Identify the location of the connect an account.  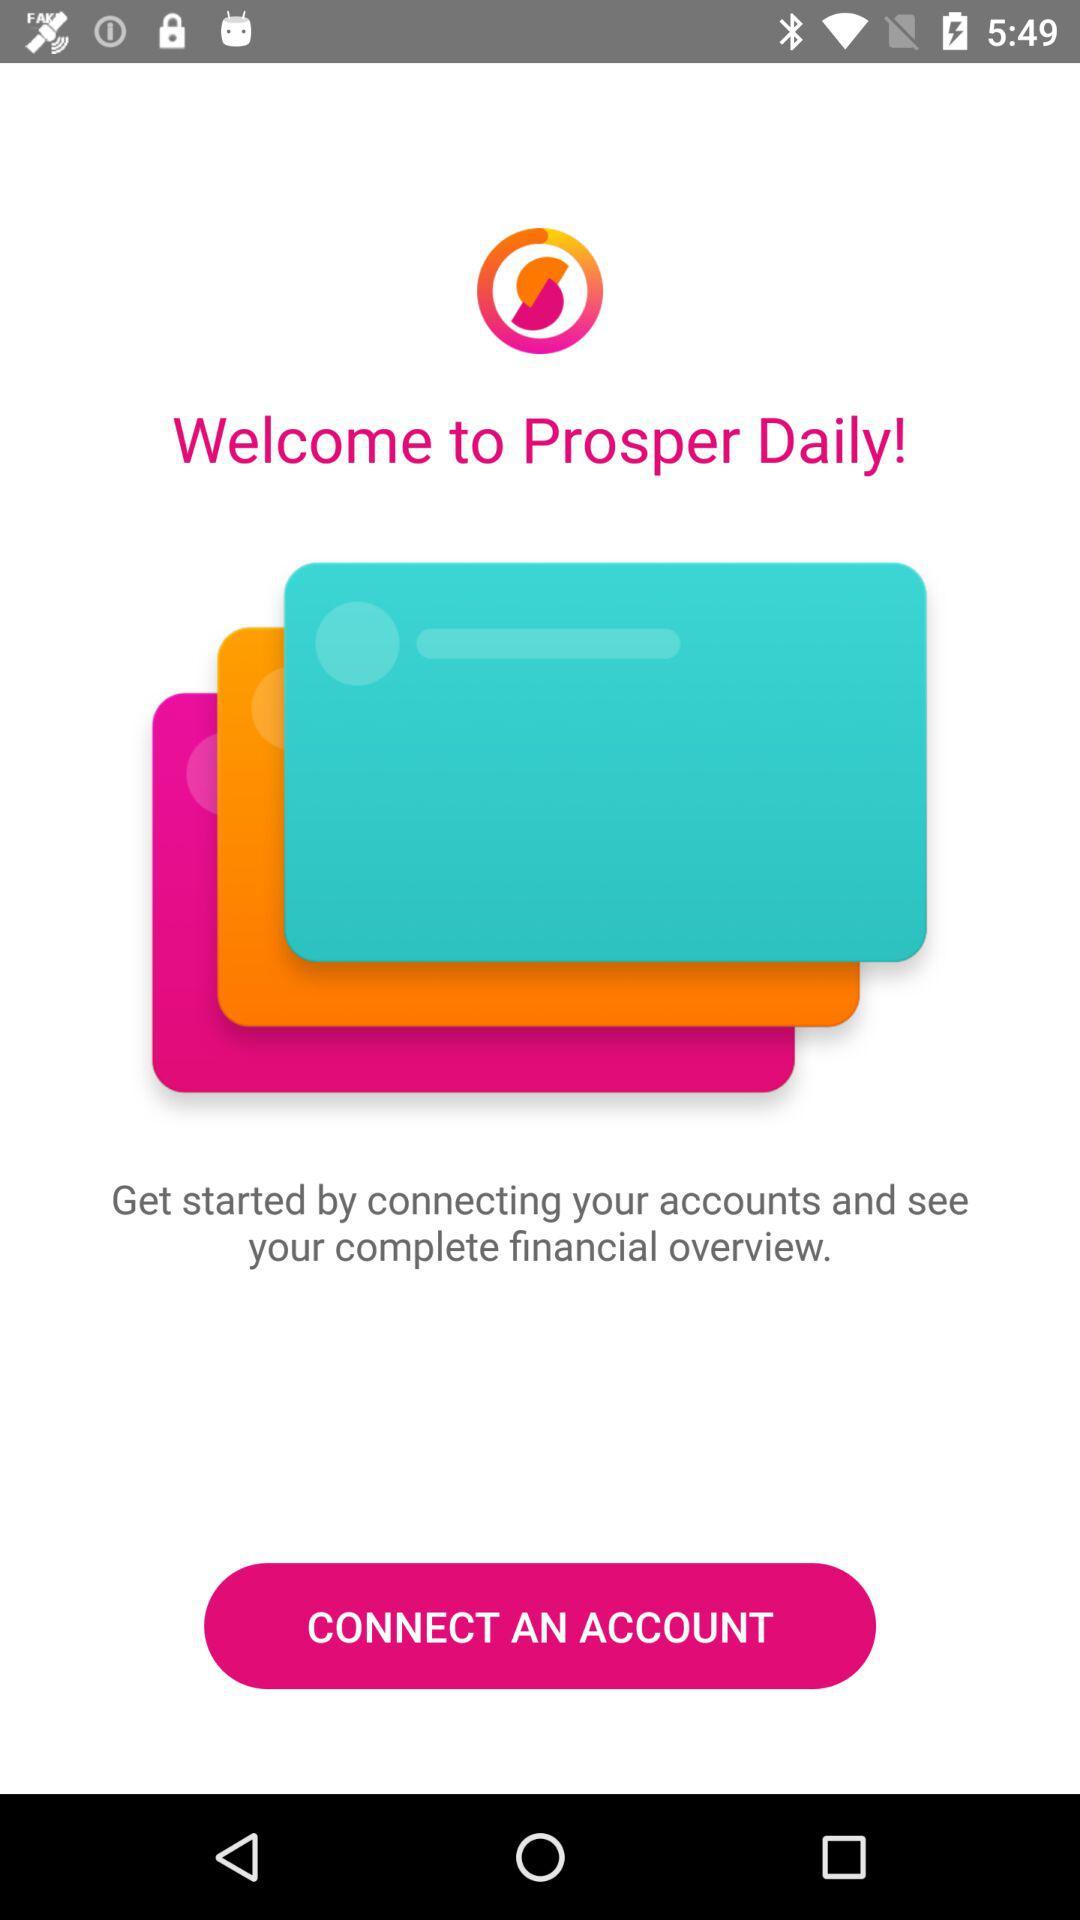
(540, 1626).